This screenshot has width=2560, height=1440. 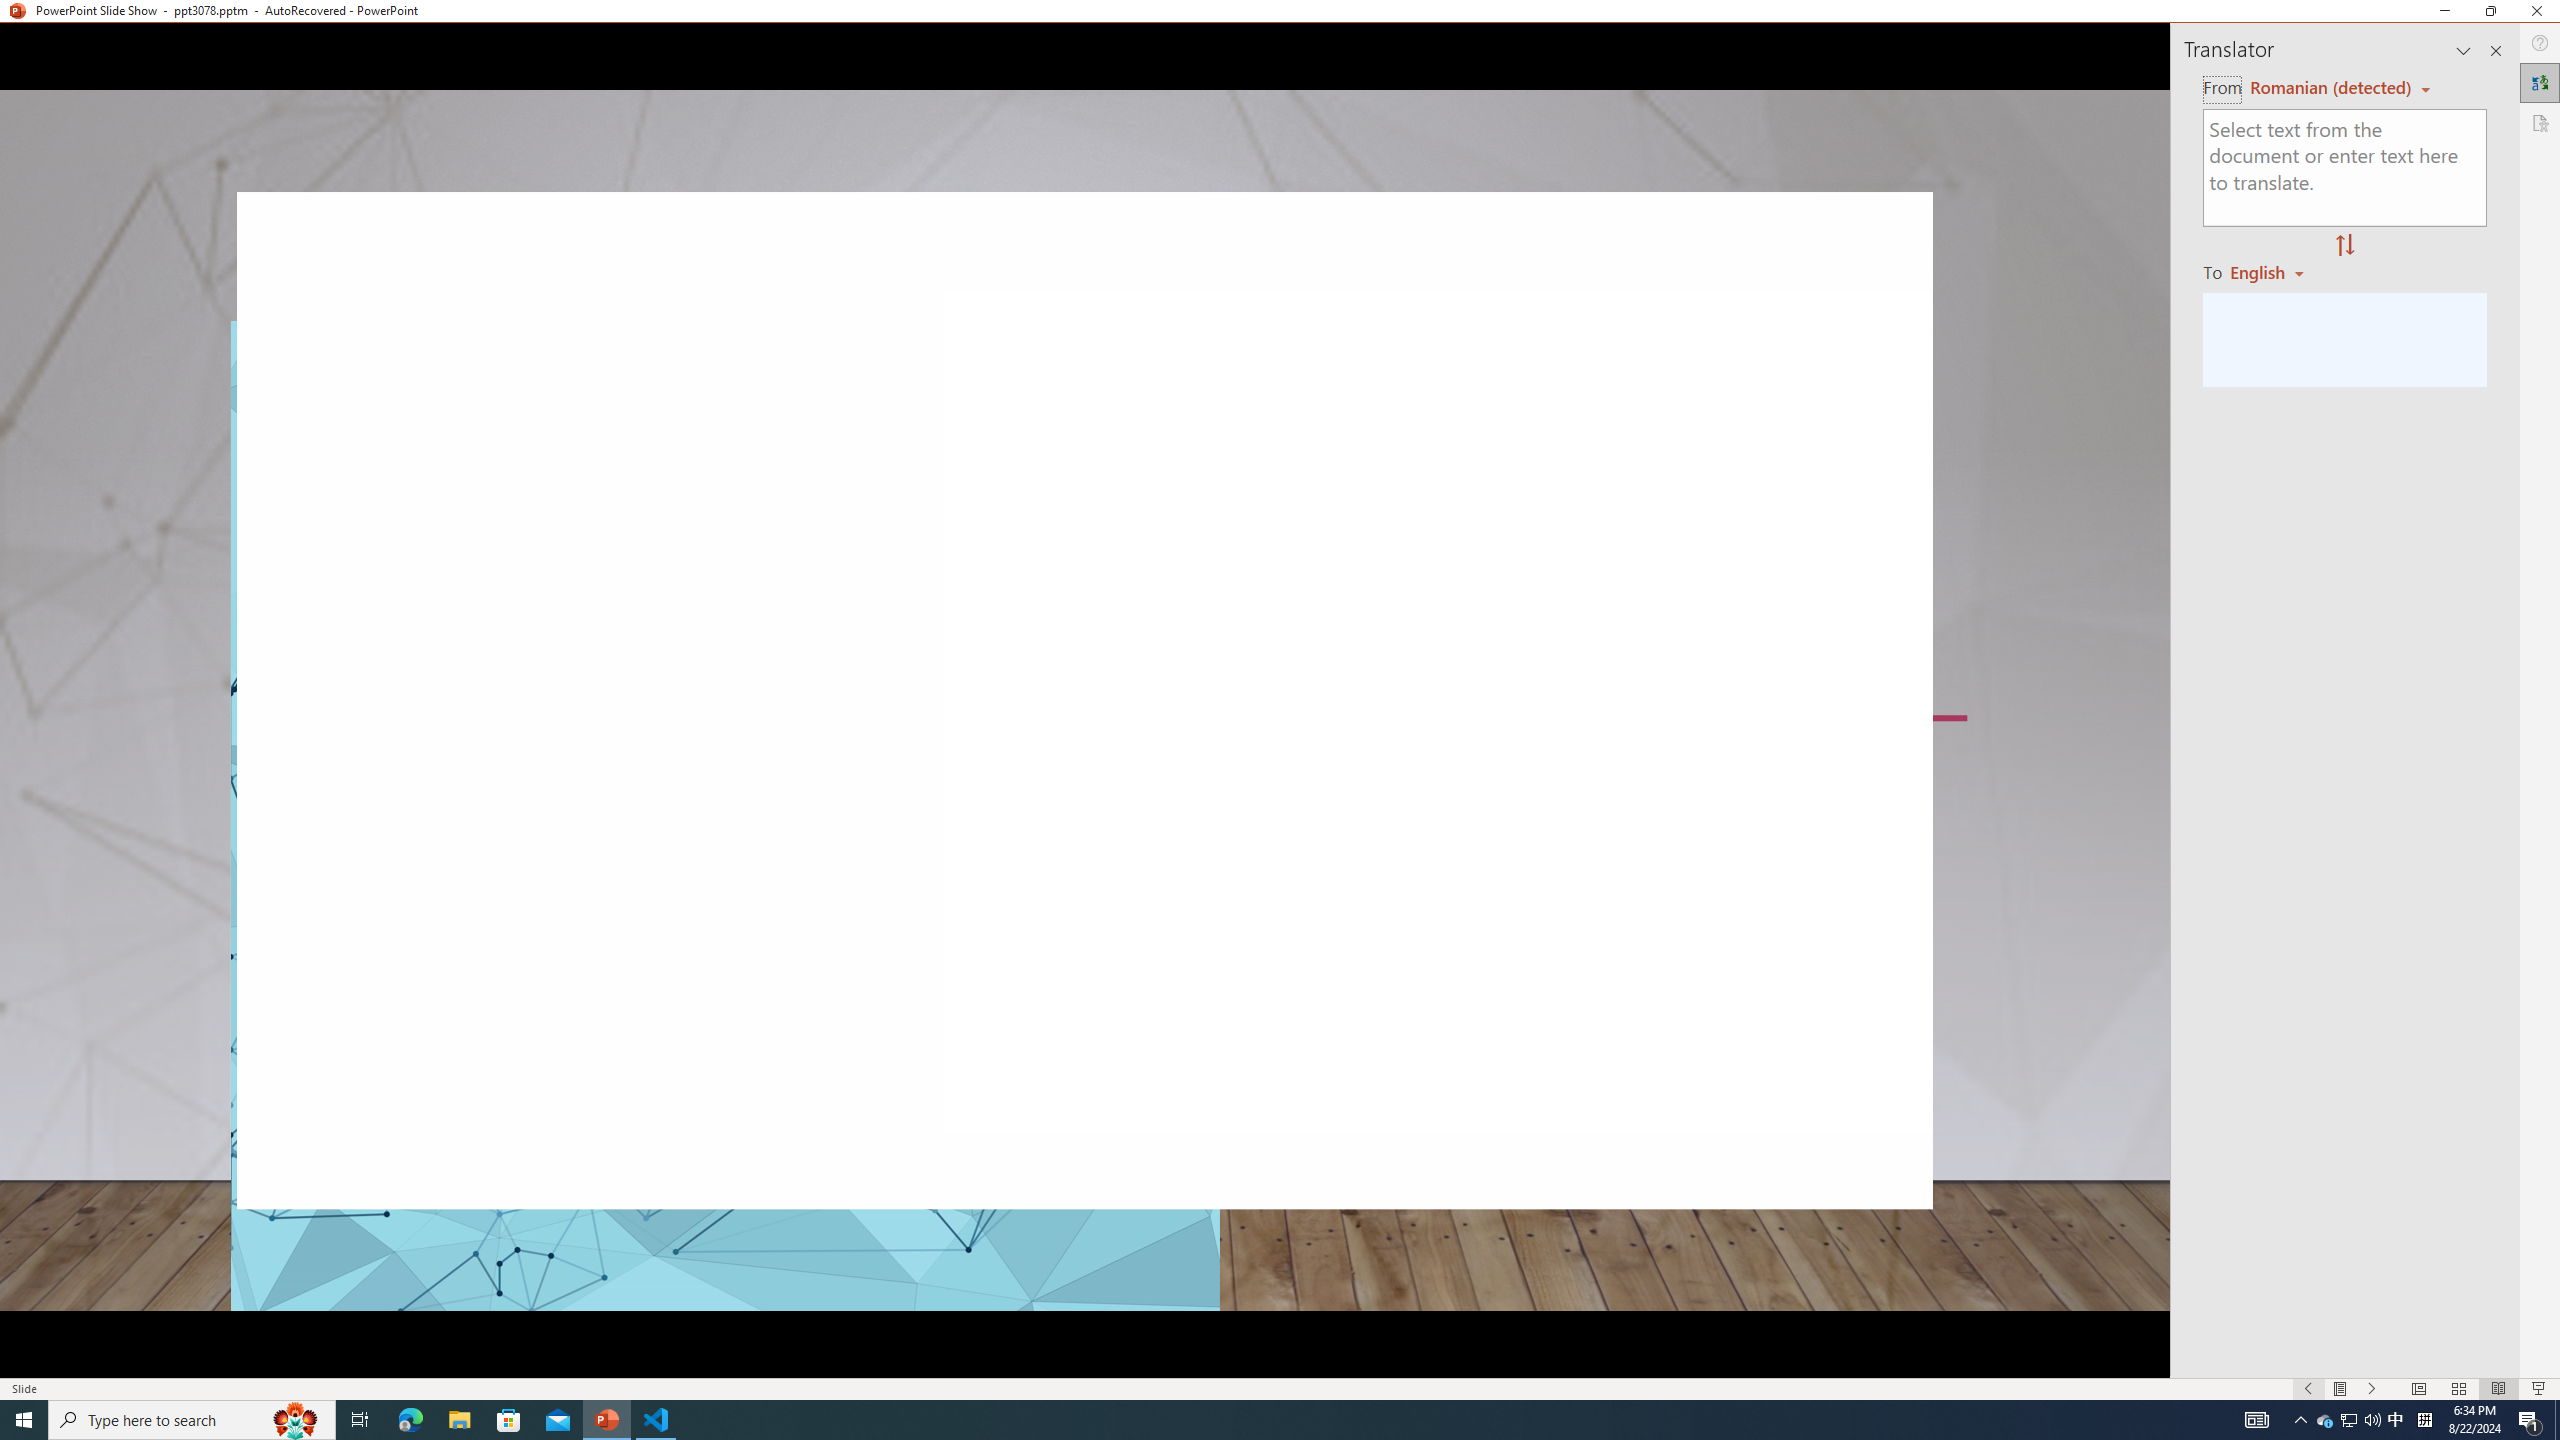 I want to click on 'Slide Show Next On', so click(x=2372, y=1389).